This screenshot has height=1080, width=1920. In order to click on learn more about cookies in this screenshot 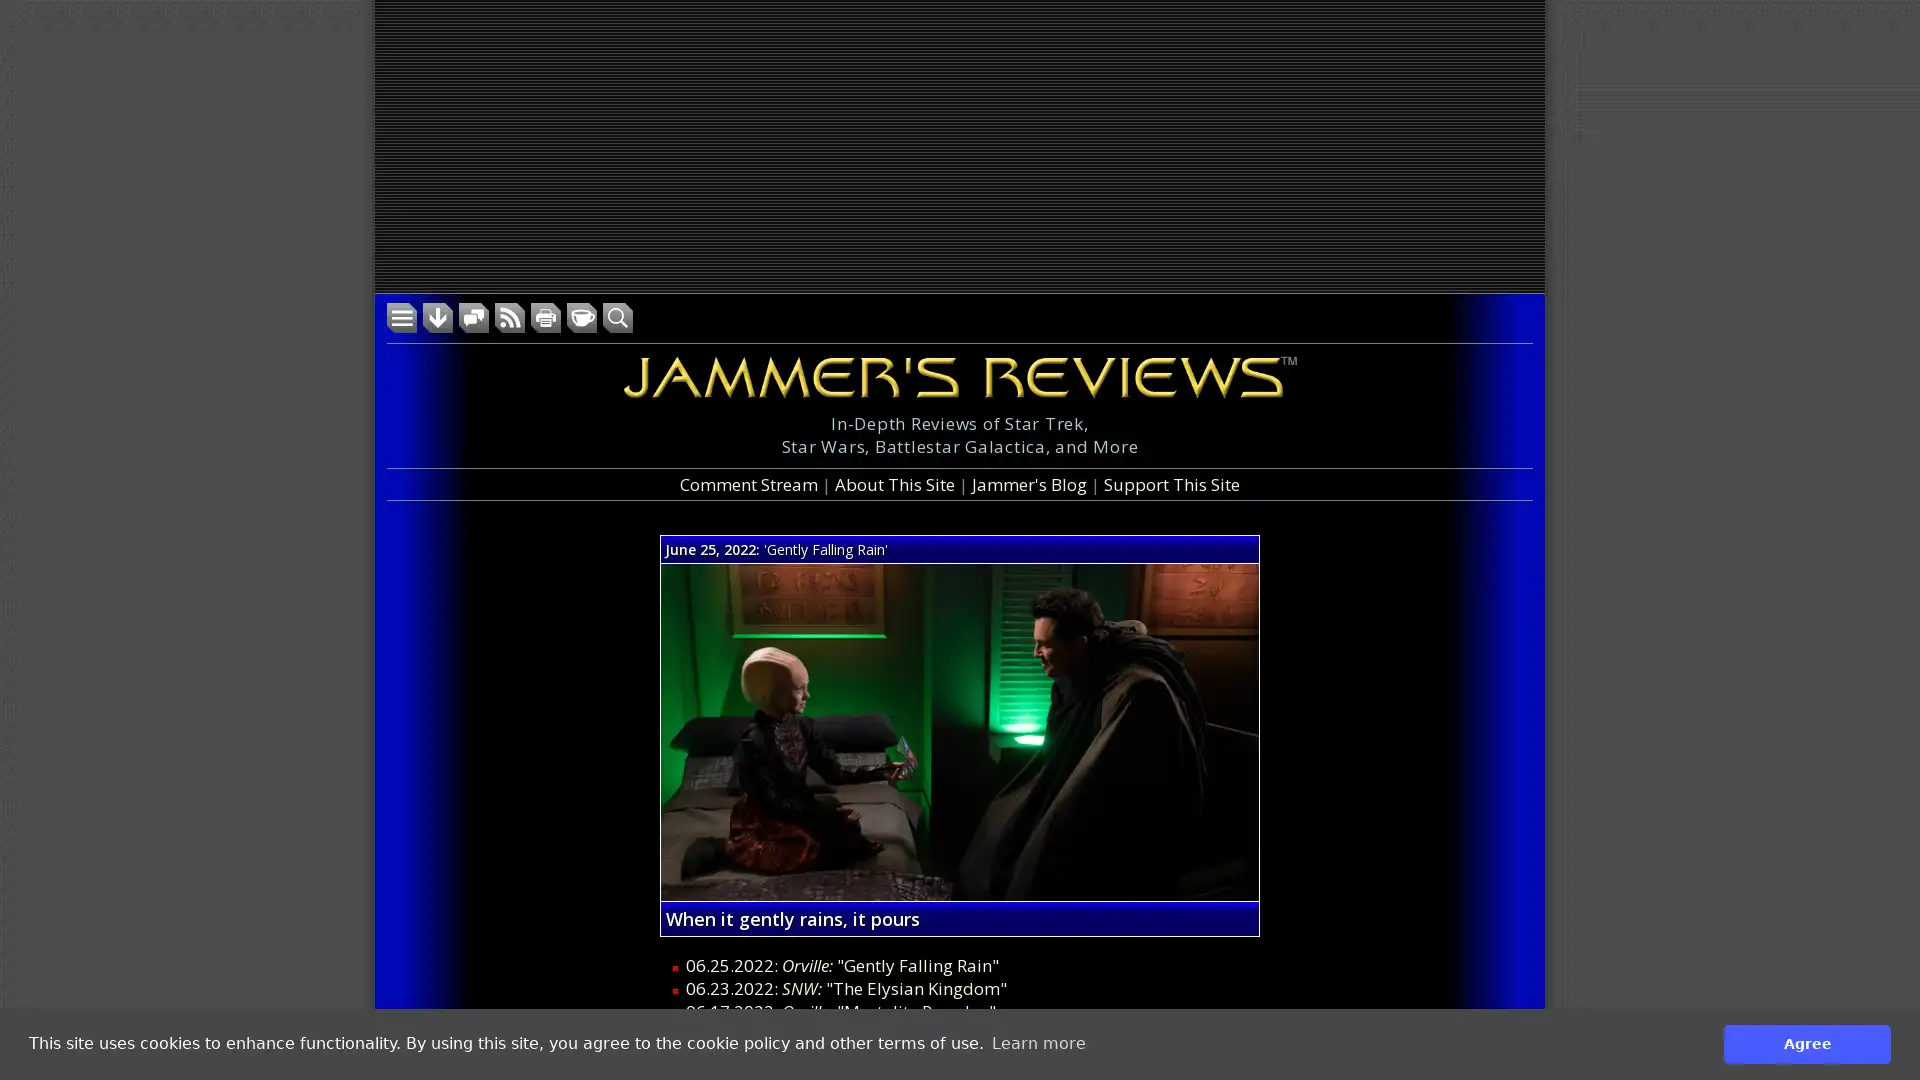, I will do `click(1038, 1043)`.